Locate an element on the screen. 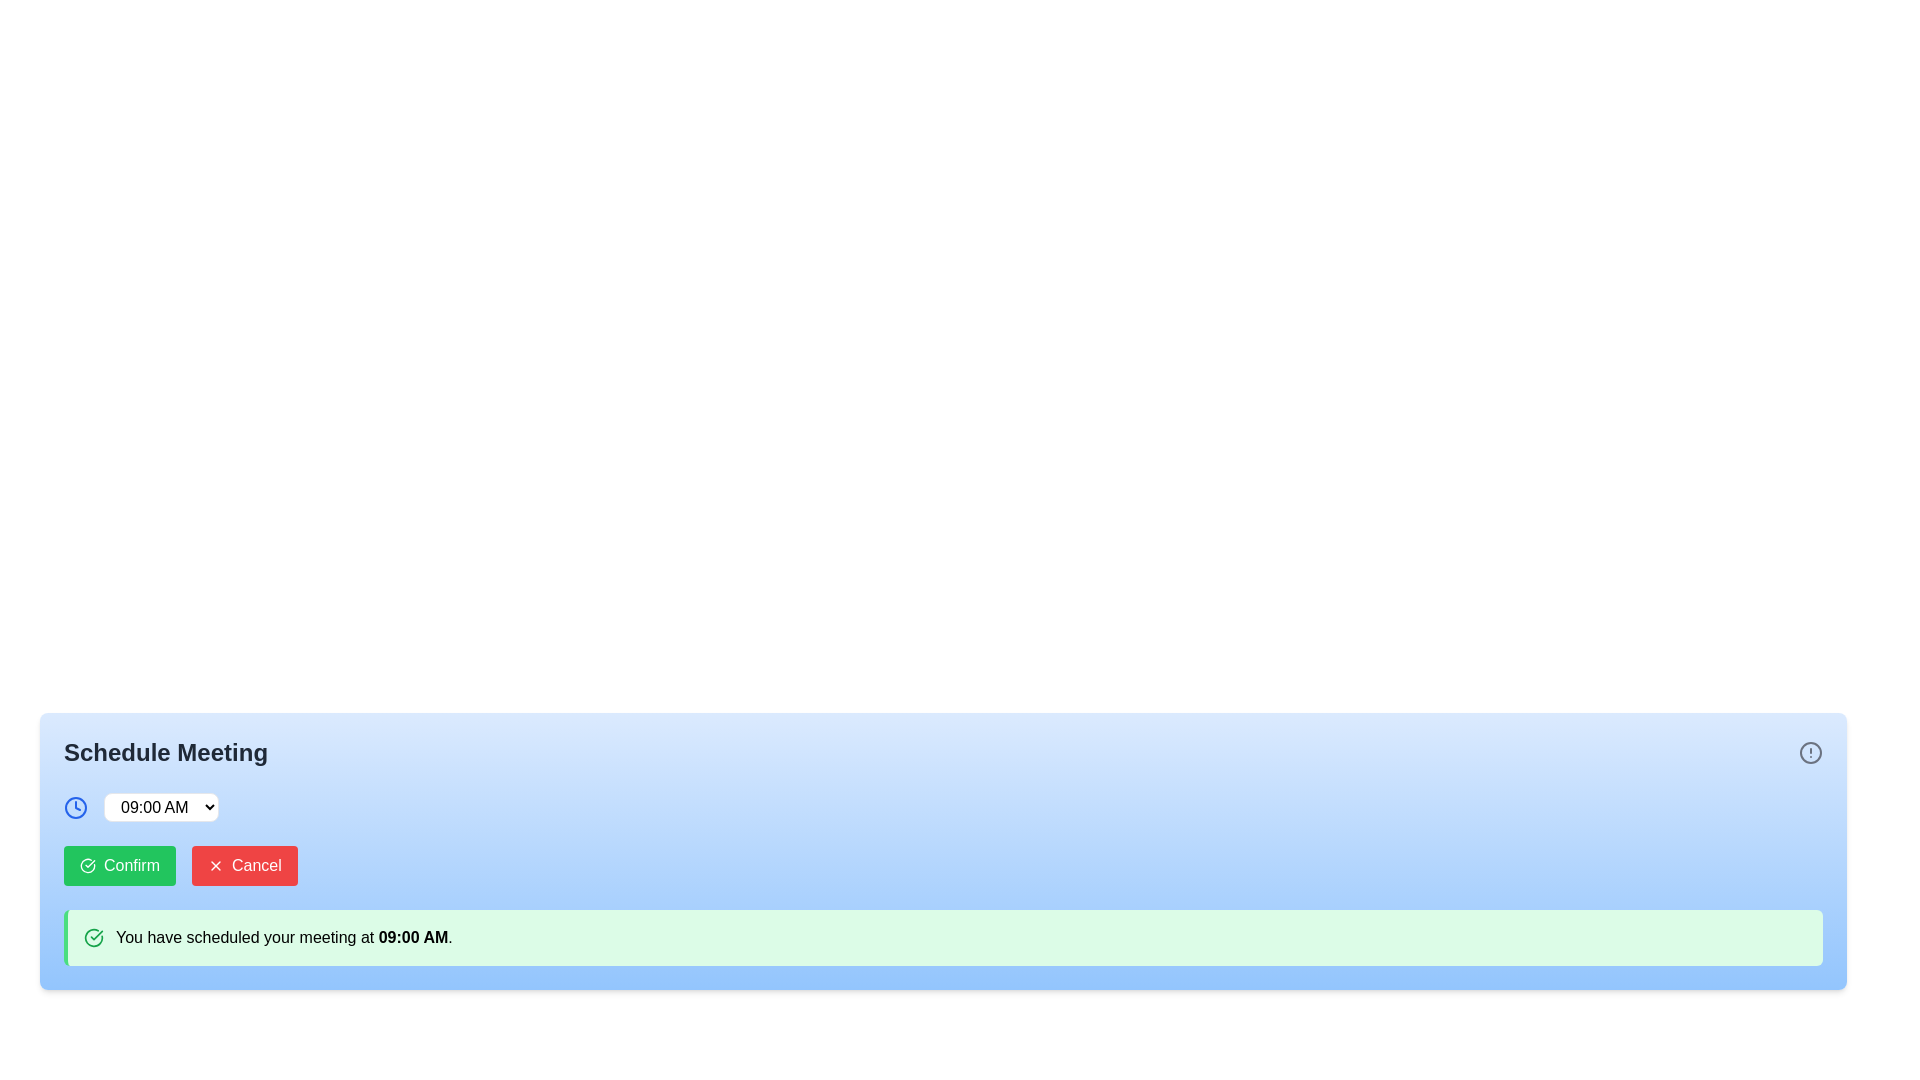 This screenshot has height=1080, width=1920. the decorative icon representing the 'Cancel' action, located to the left of the 'Cancel' text label inside the red rectangular button is located at coordinates (216, 865).